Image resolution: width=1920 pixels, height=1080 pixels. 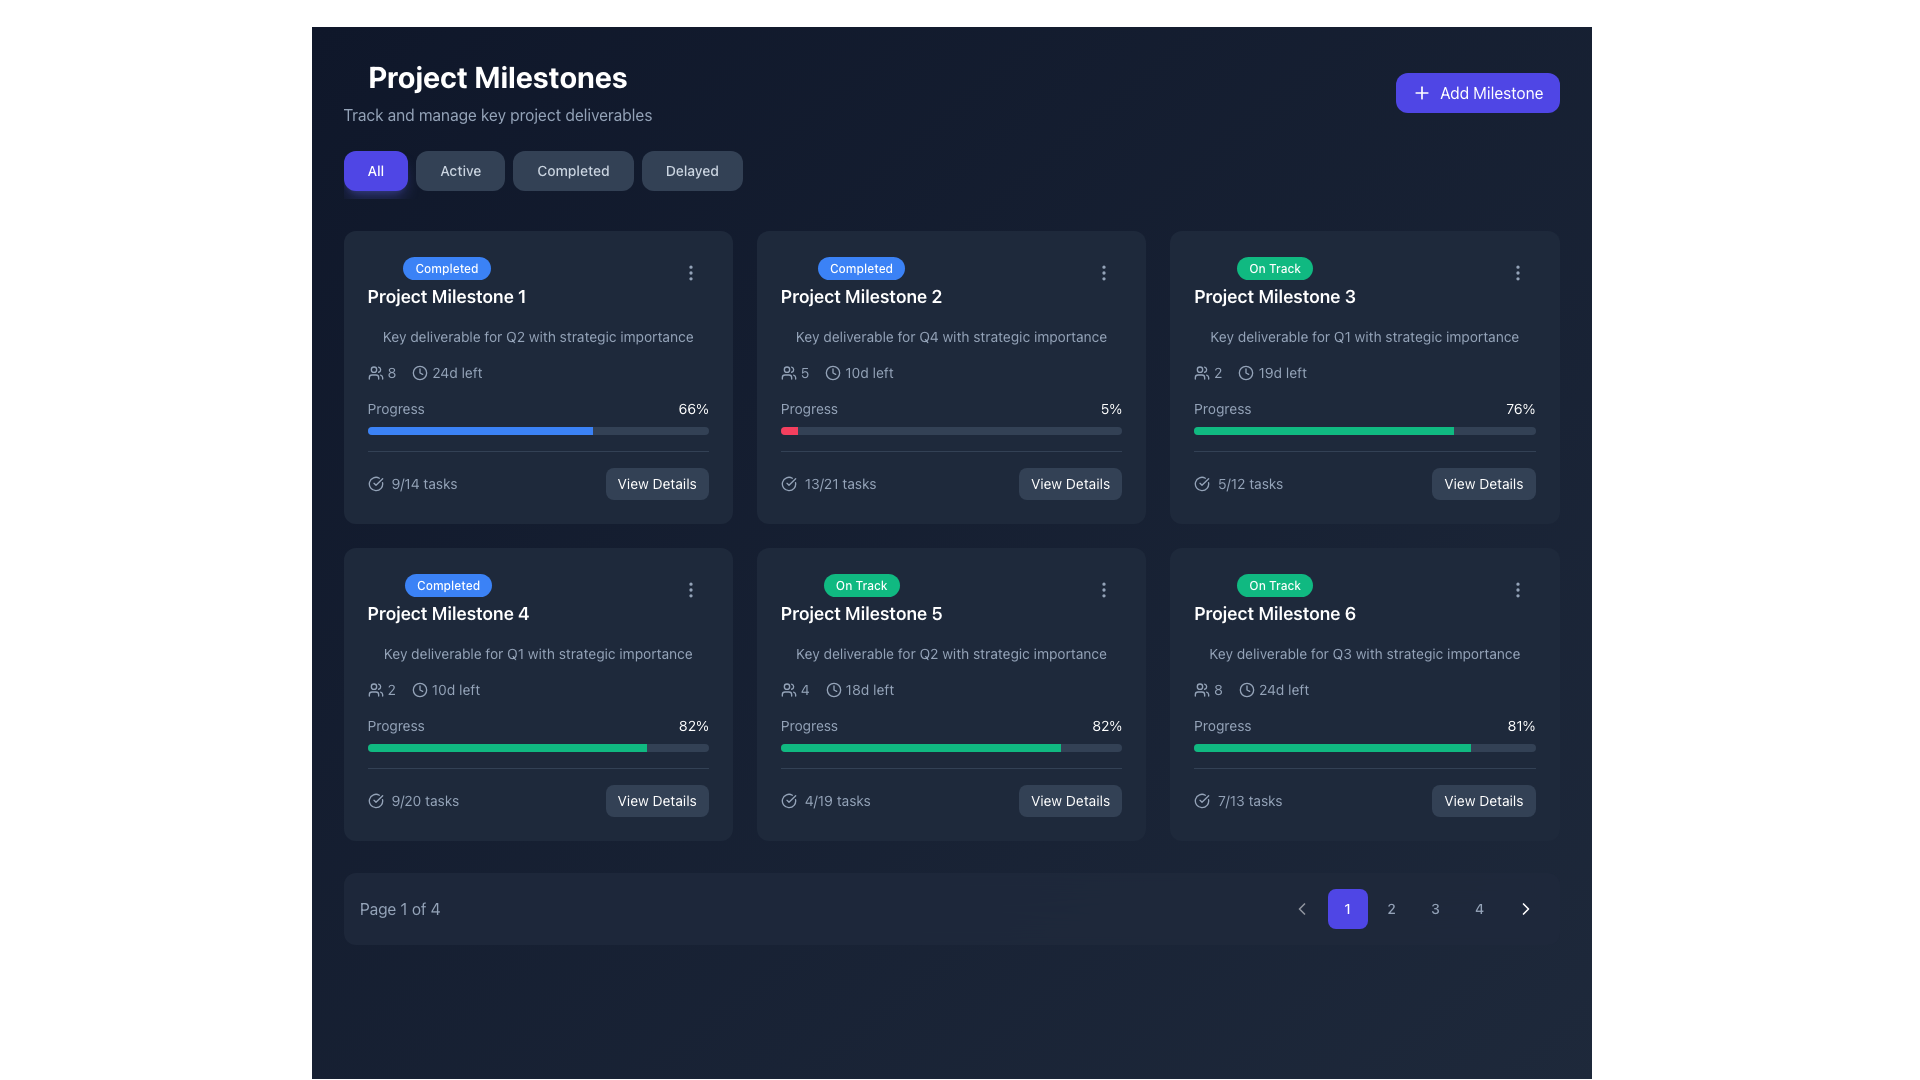 I want to click on the Icon button for options menu located in the top-right corner of the 'Project Milestone 4' card to focus or reveal additional information, so click(x=690, y=589).